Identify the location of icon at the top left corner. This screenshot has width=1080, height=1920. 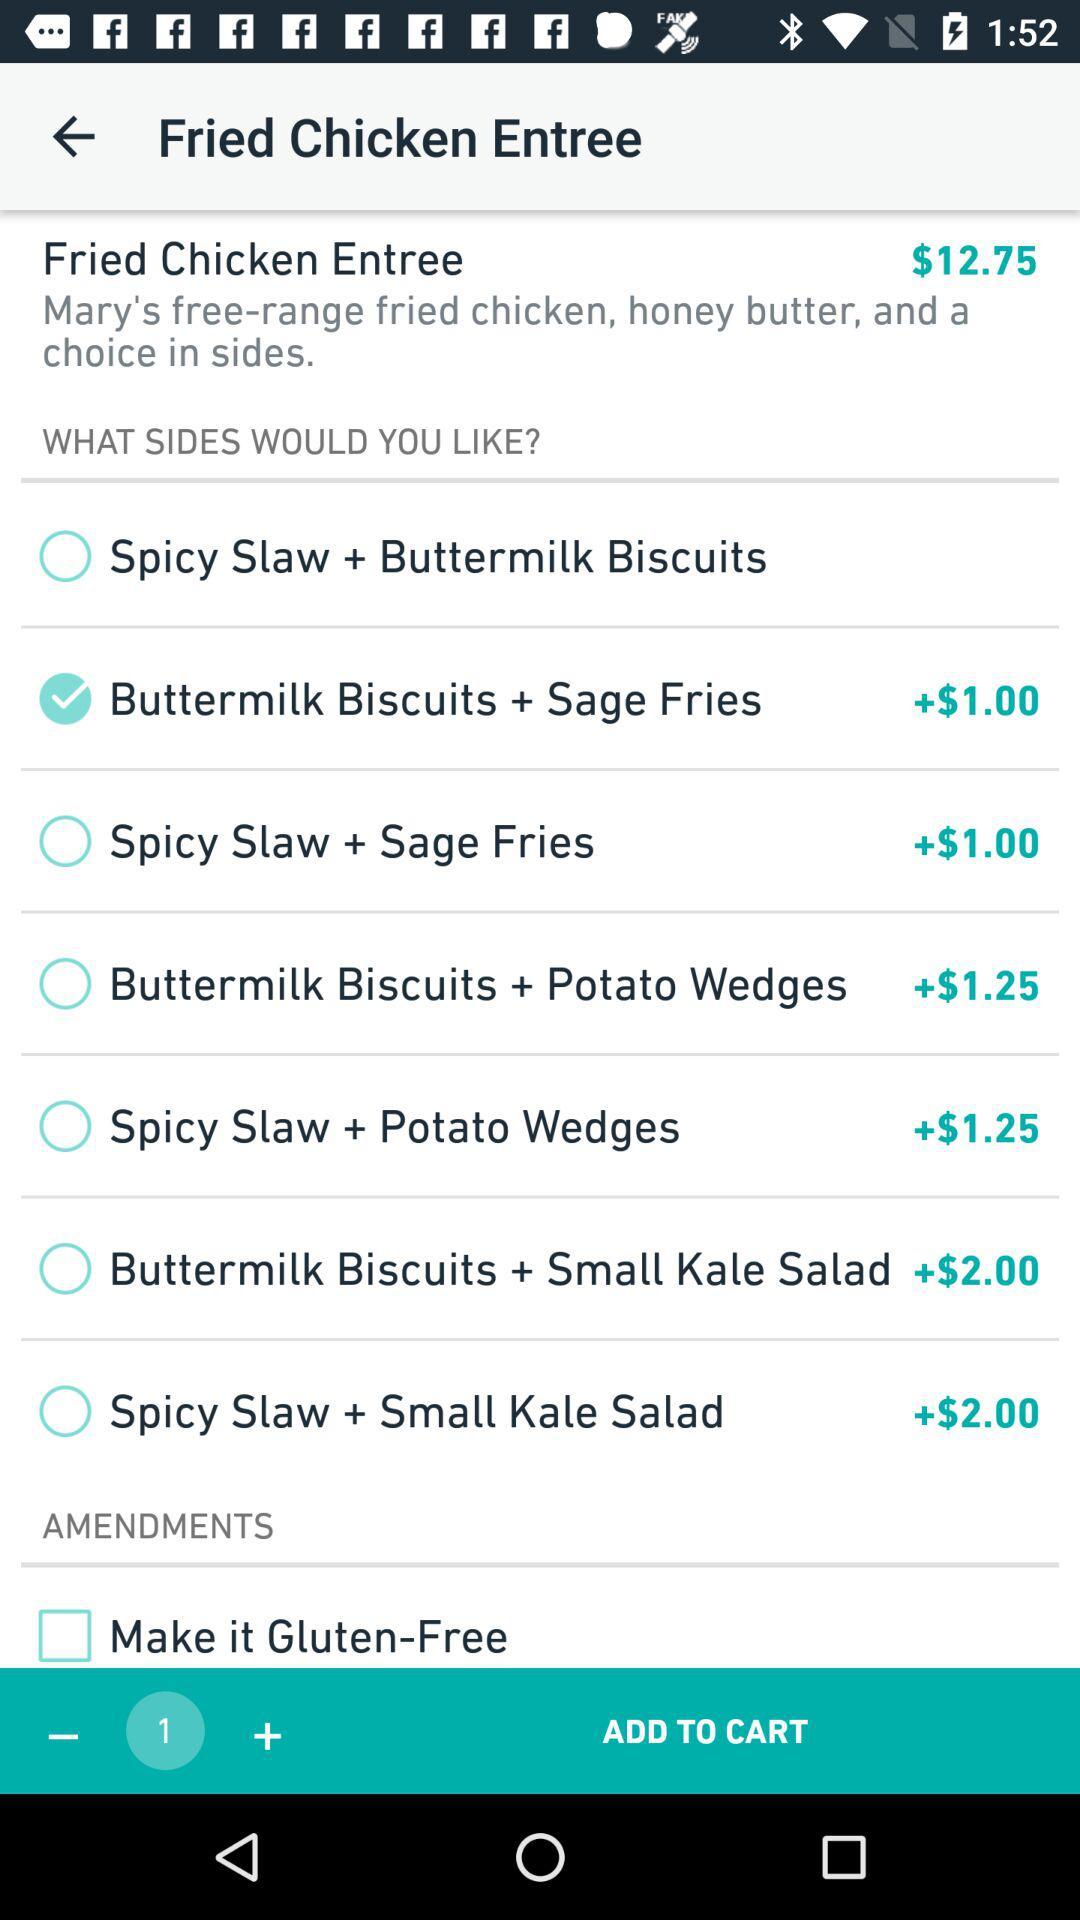
(72, 135).